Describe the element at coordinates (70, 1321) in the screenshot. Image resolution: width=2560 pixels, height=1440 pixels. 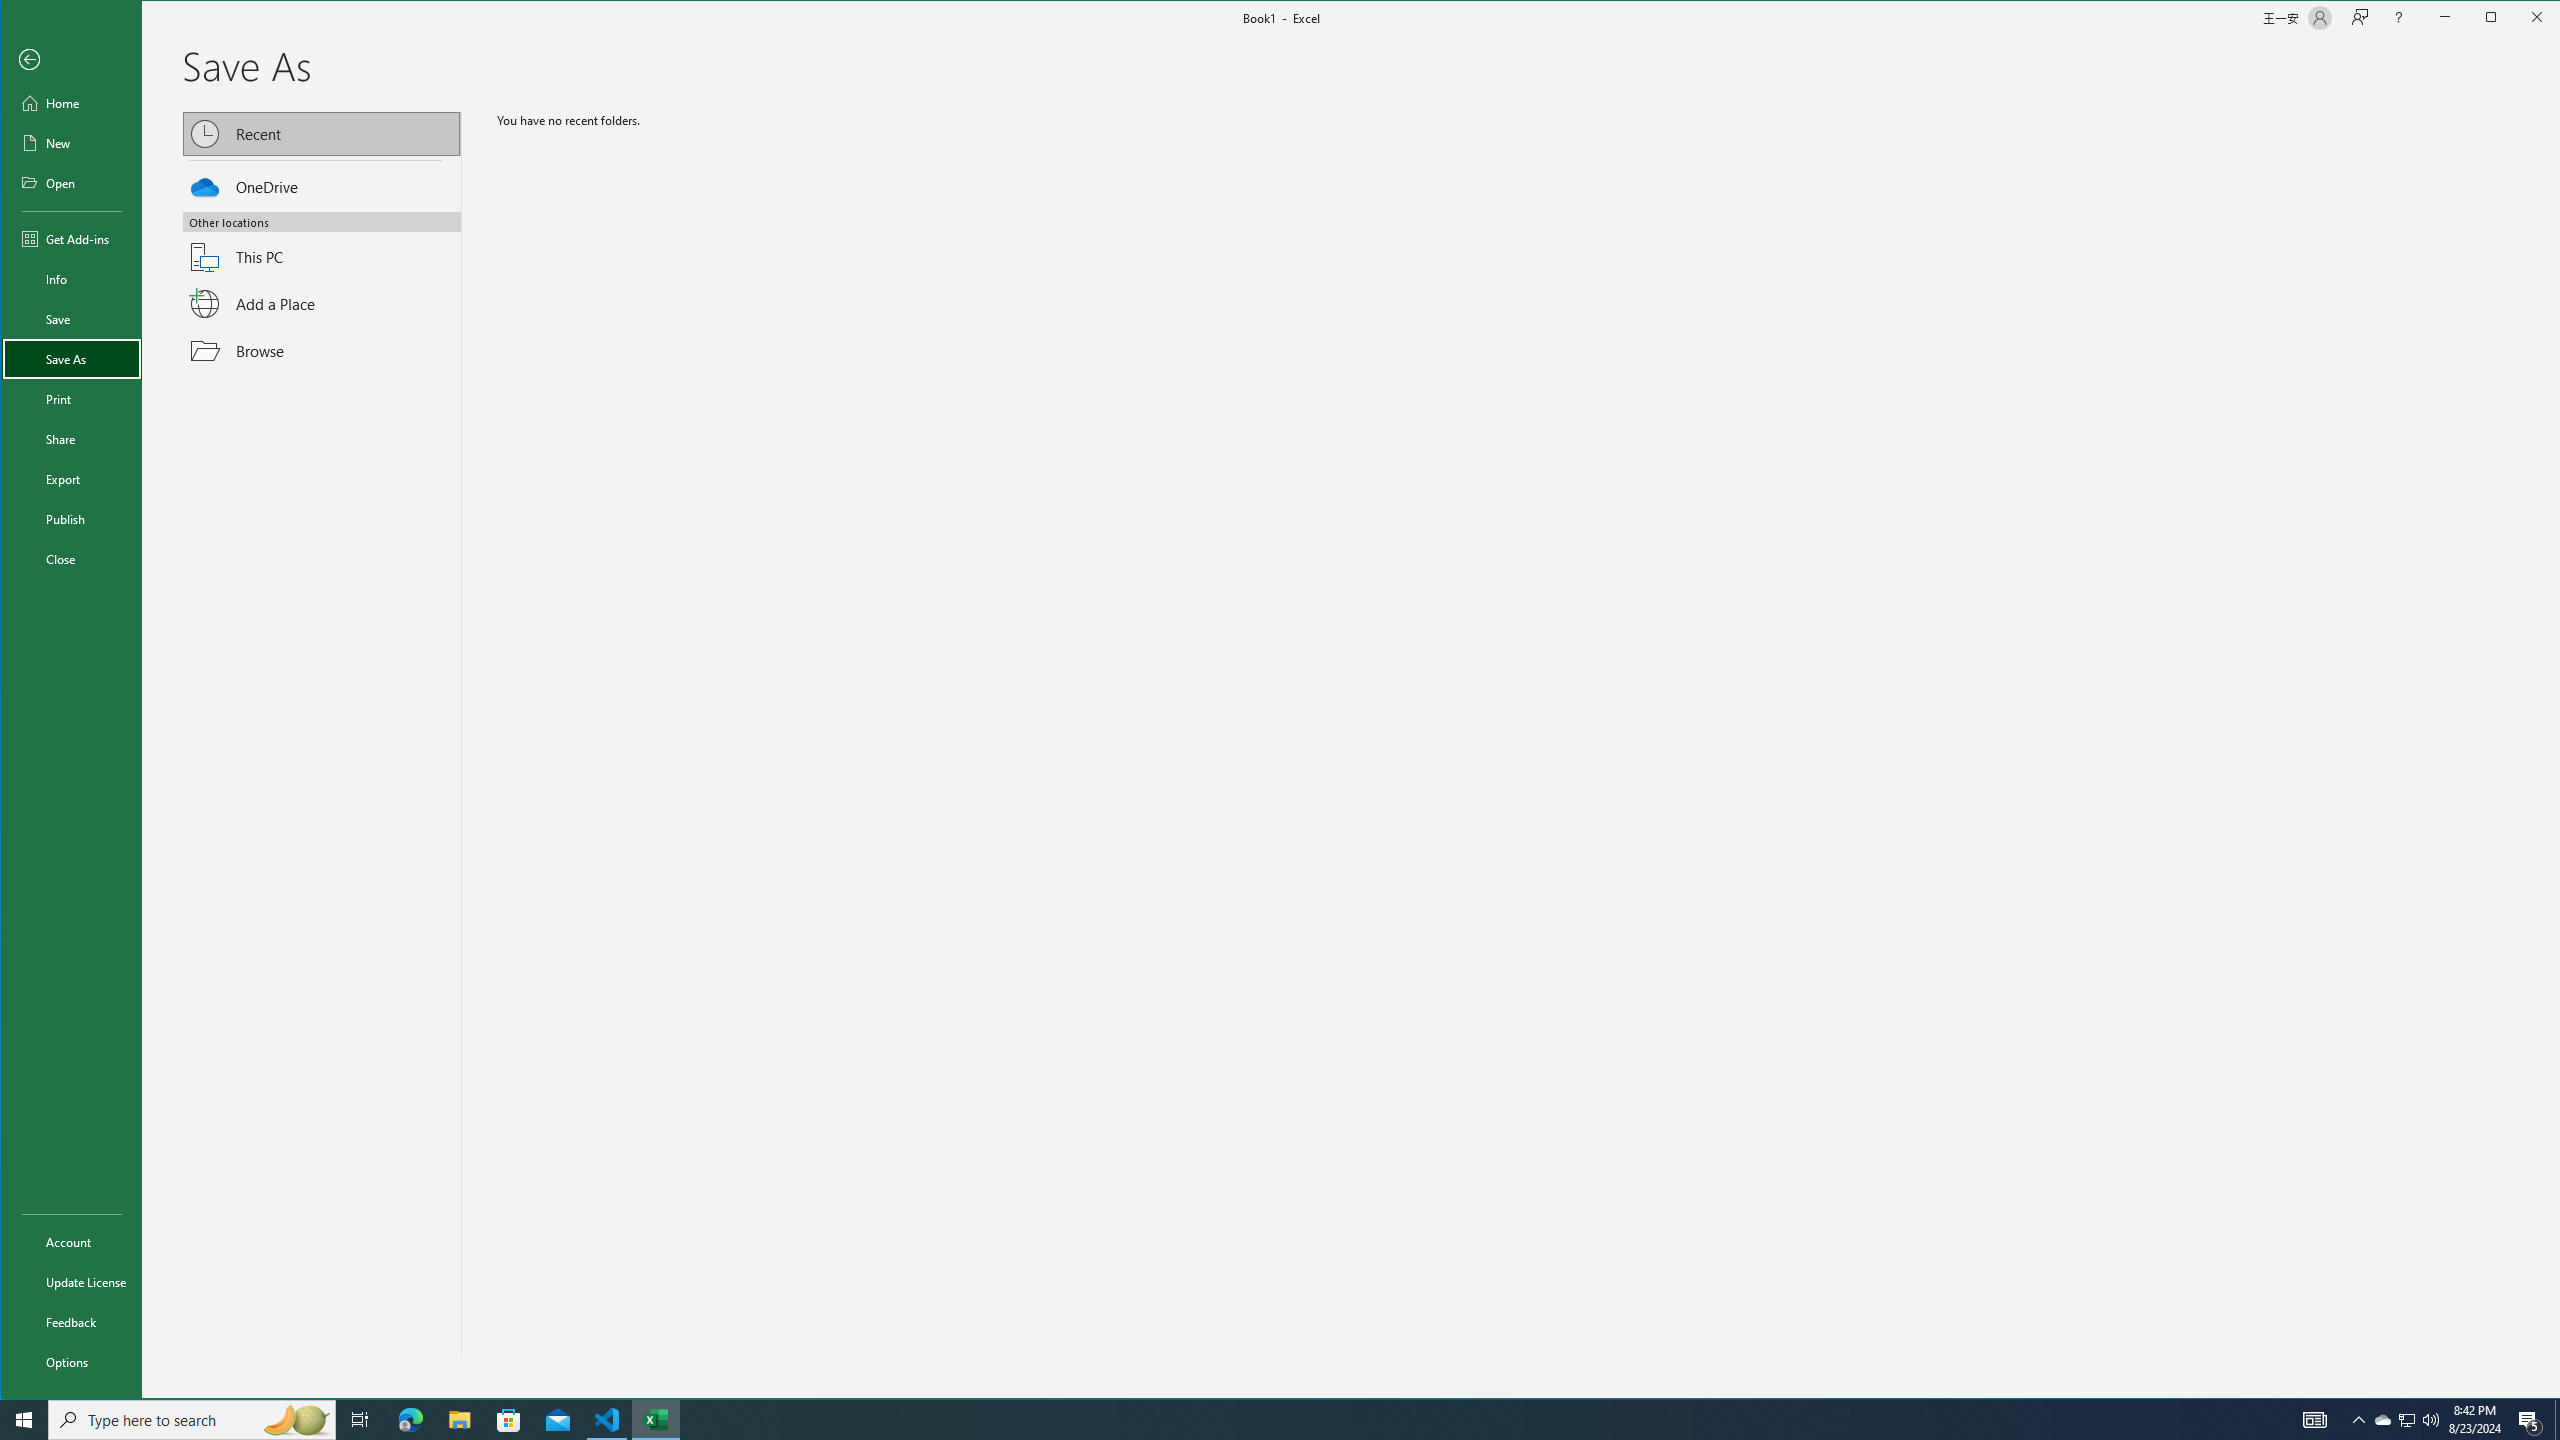
I see `'Feedback'` at that location.